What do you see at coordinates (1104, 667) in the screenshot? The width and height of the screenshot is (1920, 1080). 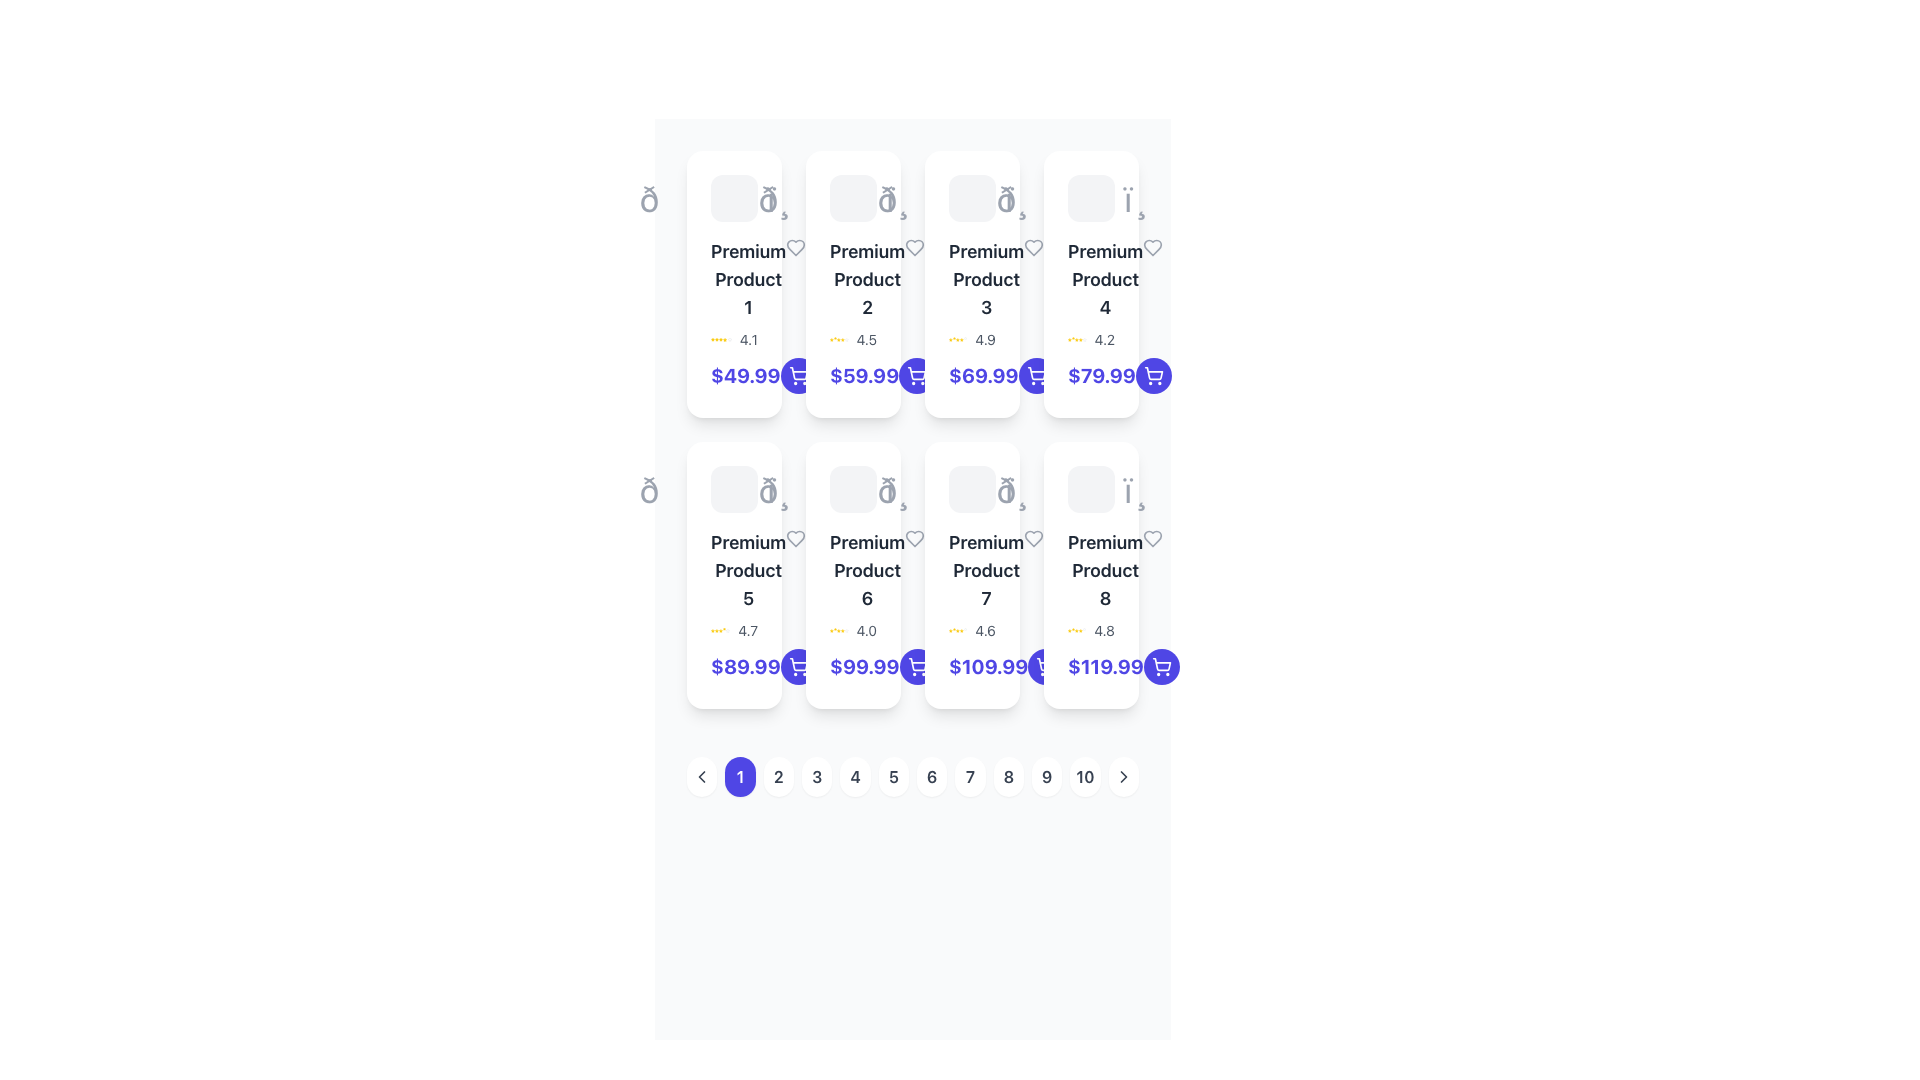 I see `price displayed in the text element located in the rightmost card of the bottom row, positioned just above the shopping cart button` at bounding box center [1104, 667].